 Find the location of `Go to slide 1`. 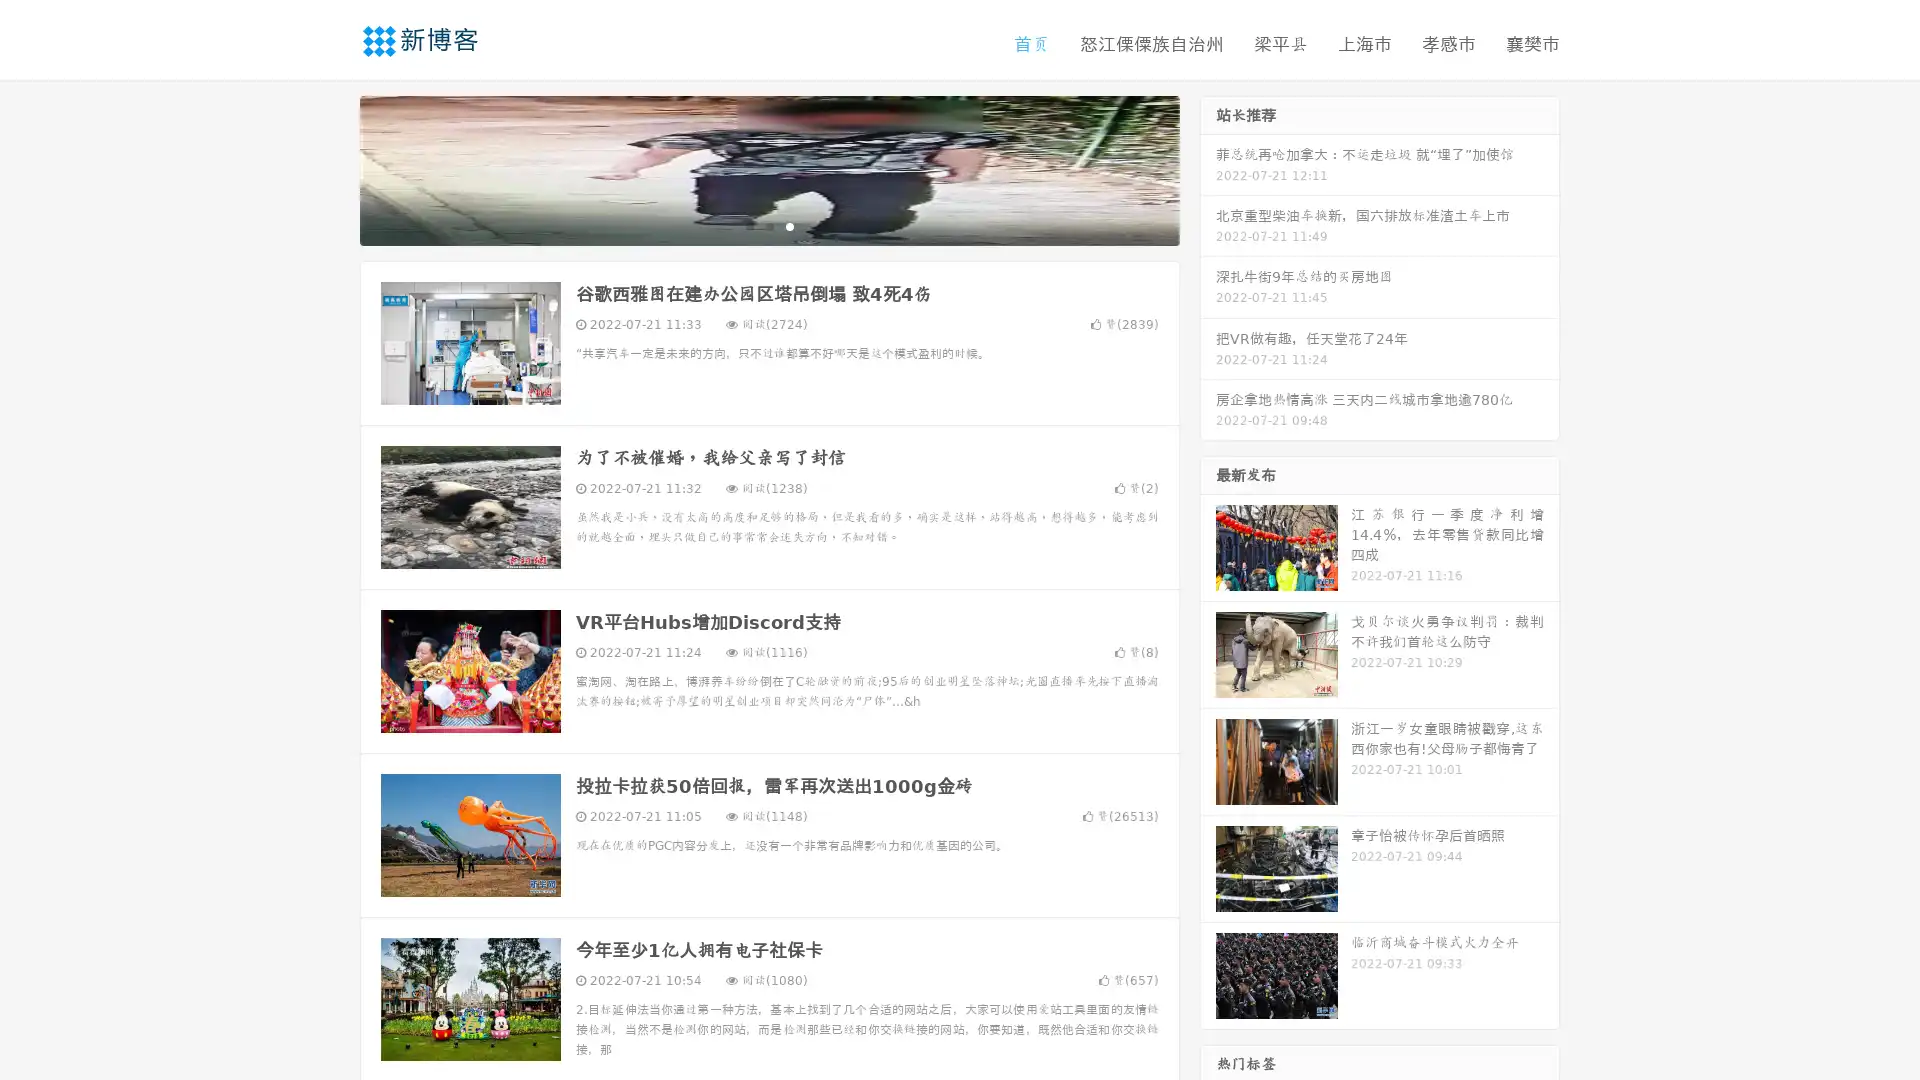

Go to slide 1 is located at coordinates (748, 225).